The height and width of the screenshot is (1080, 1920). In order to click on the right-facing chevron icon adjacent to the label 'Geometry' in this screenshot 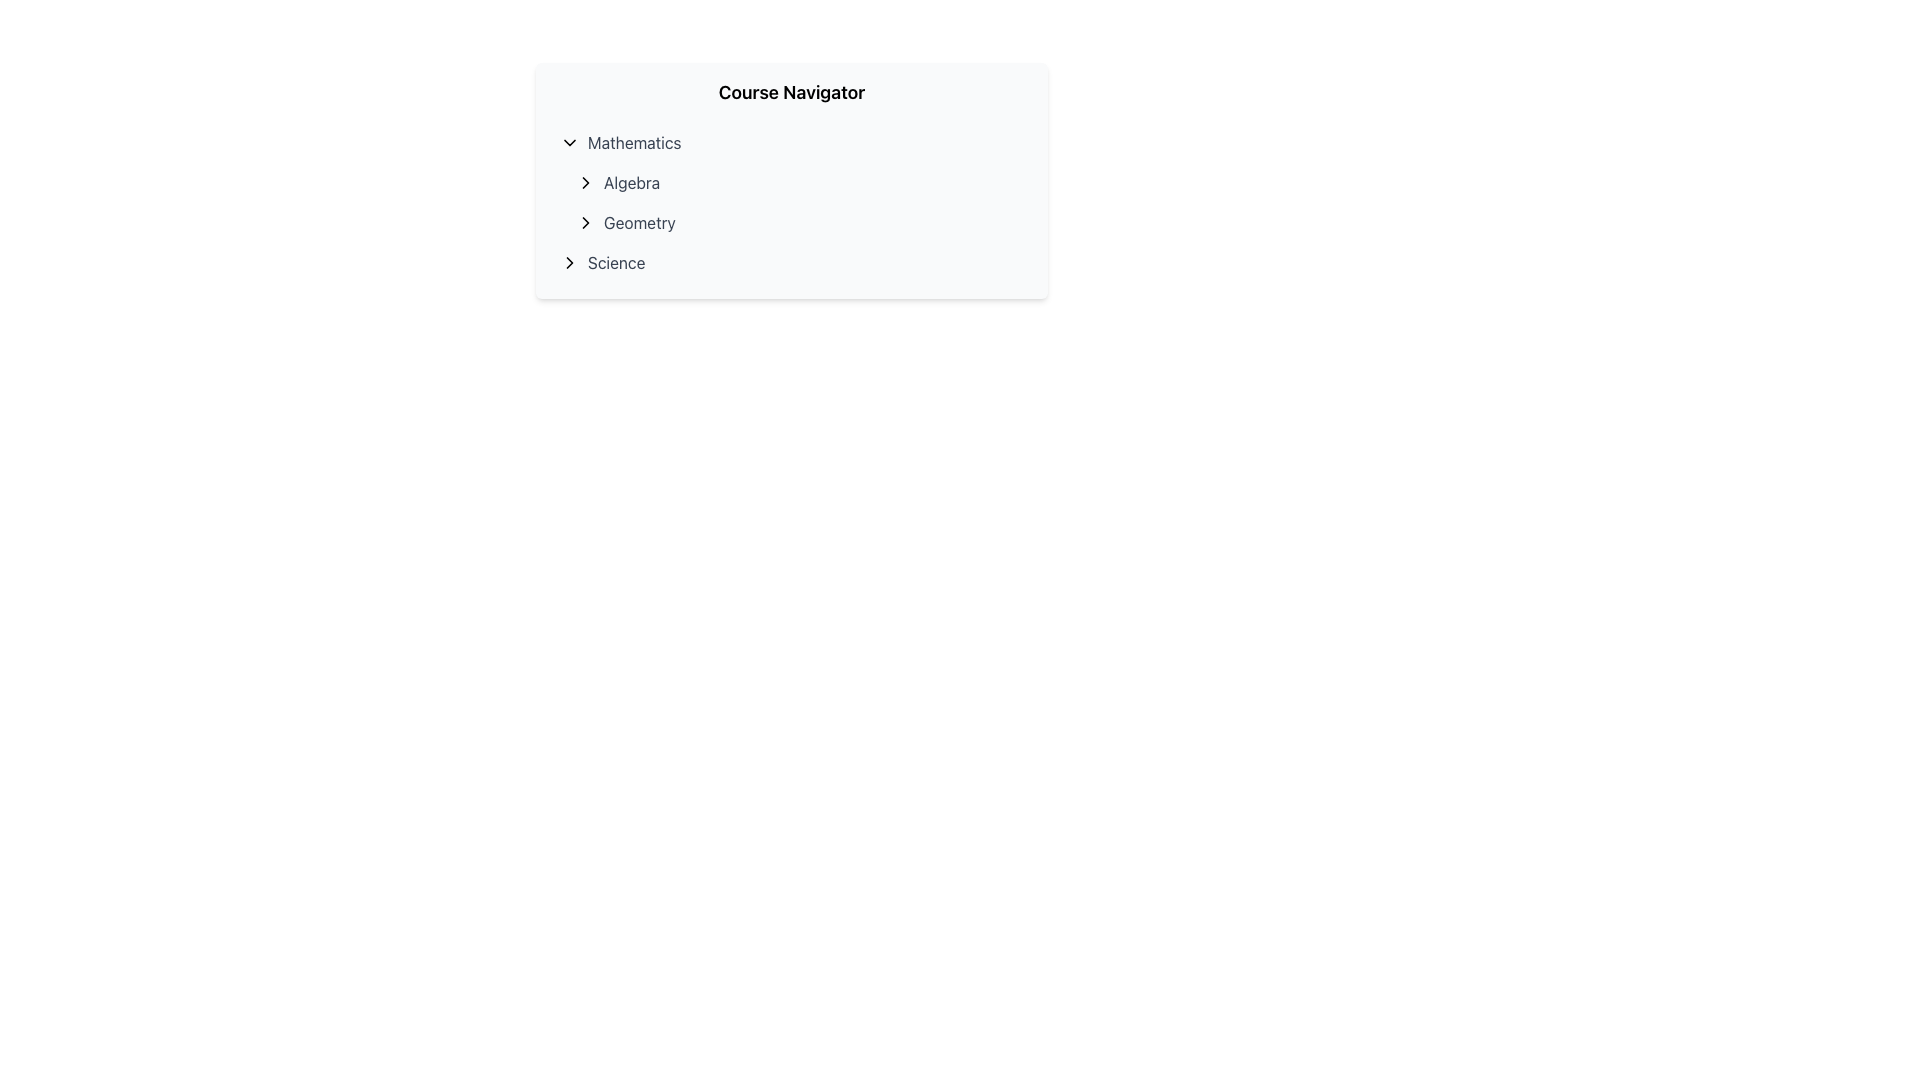, I will do `click(584, 223)`.